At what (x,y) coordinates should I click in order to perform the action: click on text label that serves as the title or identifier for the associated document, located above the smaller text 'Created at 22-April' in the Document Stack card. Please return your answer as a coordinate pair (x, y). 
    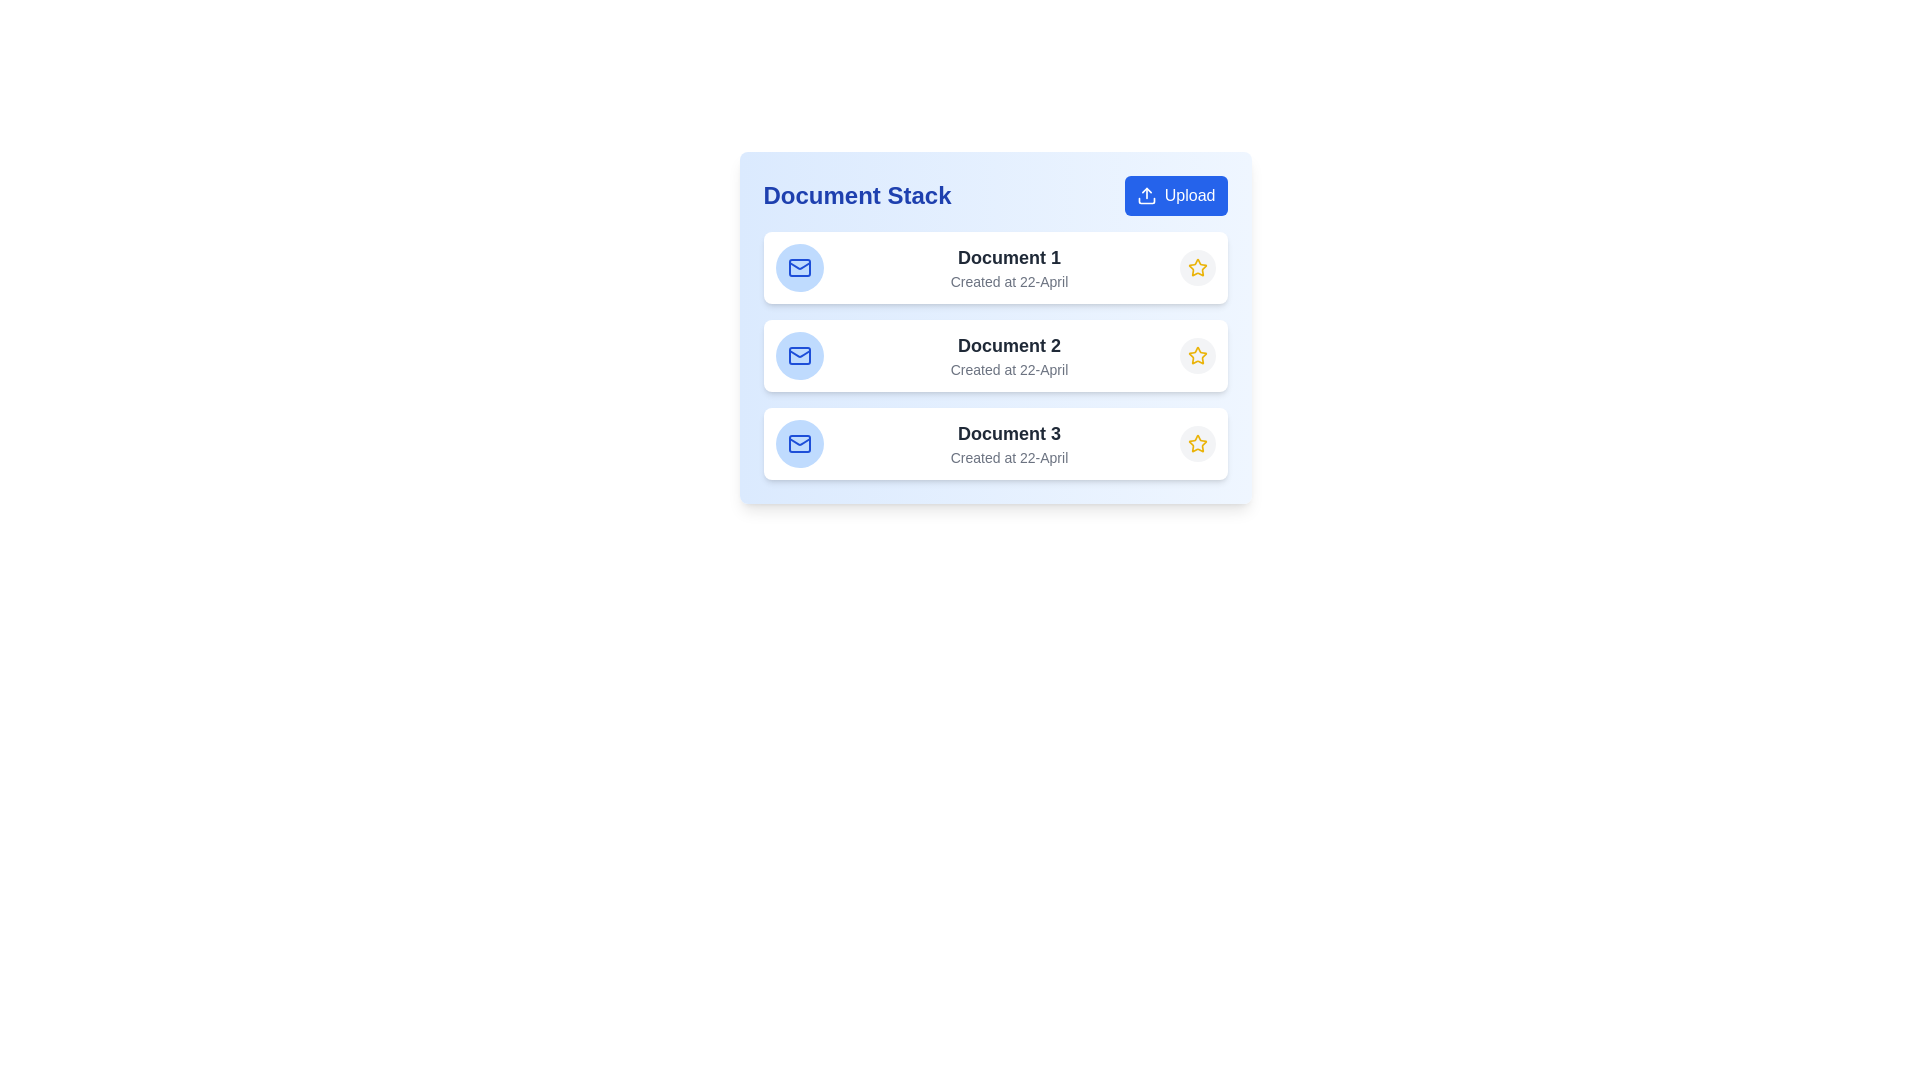
    Looking at the image, I should click on (1009, 257).